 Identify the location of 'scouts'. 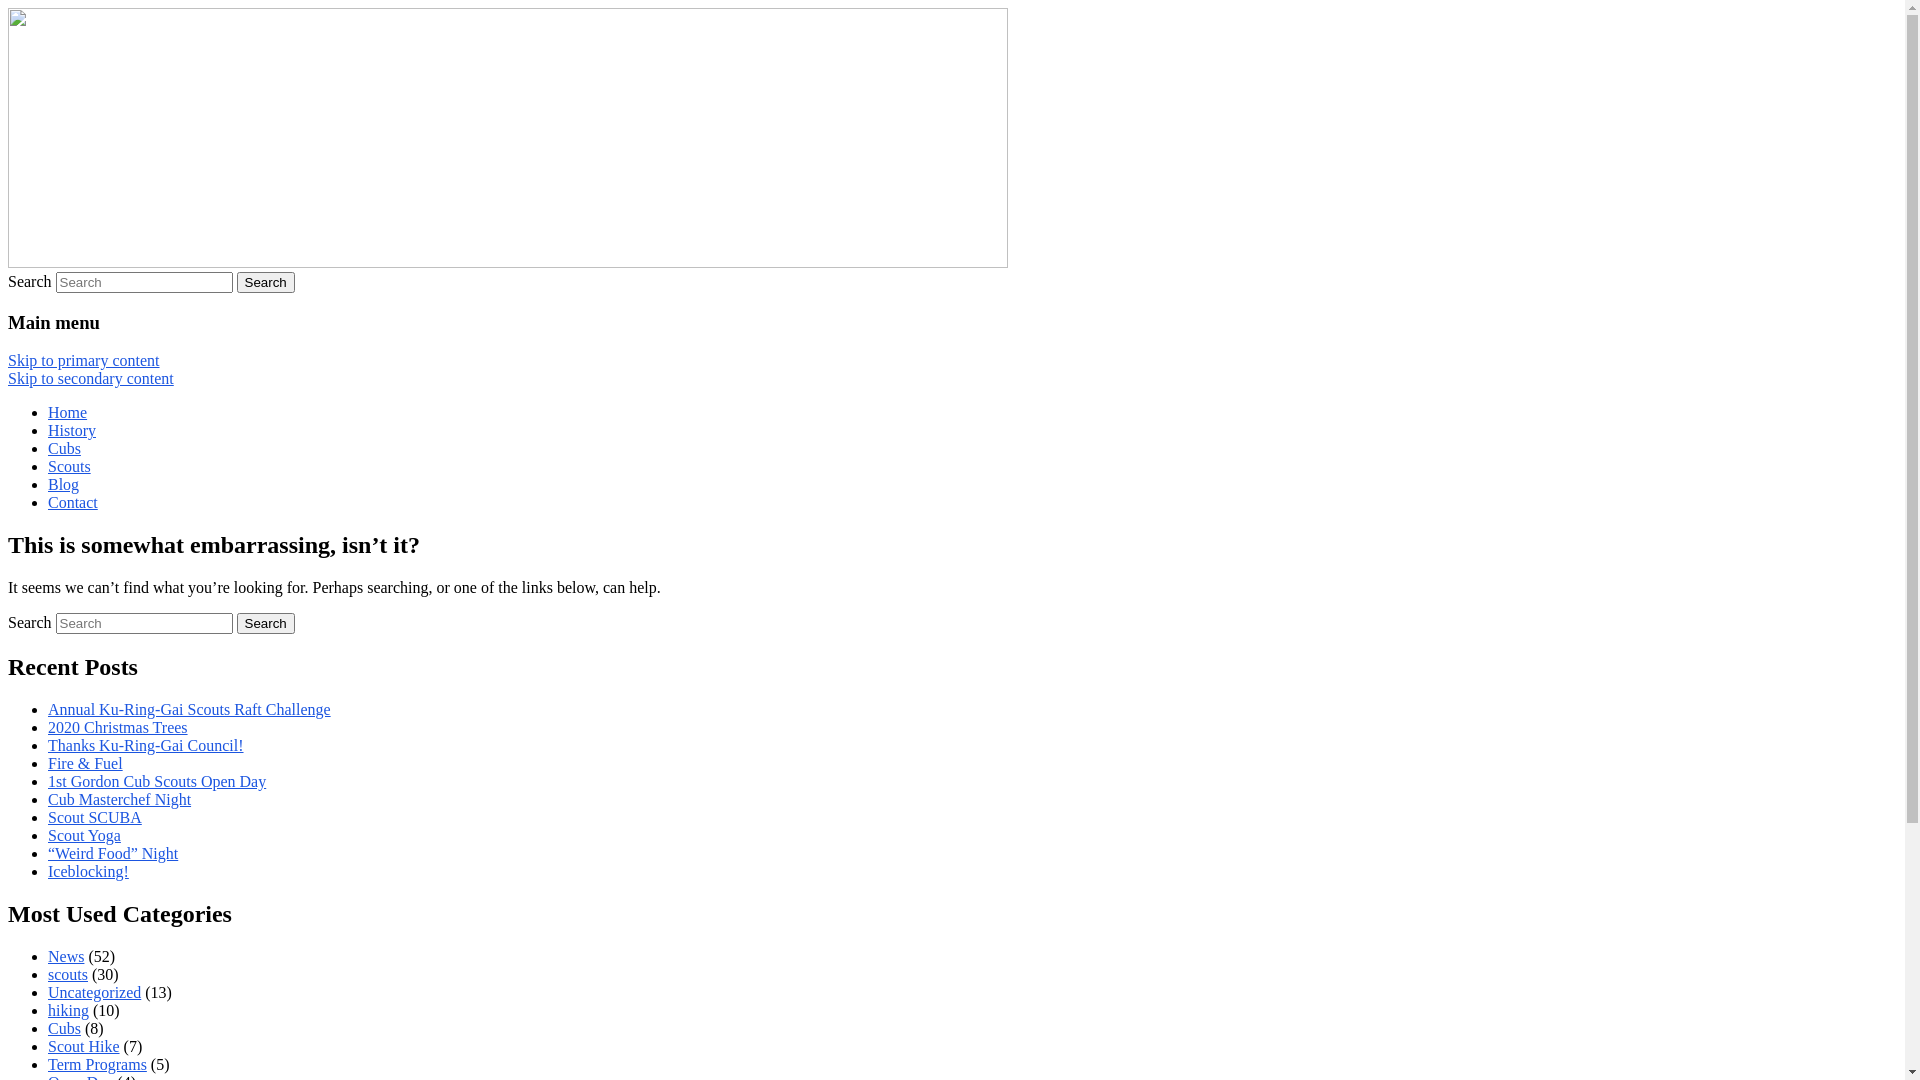
(67, 973).